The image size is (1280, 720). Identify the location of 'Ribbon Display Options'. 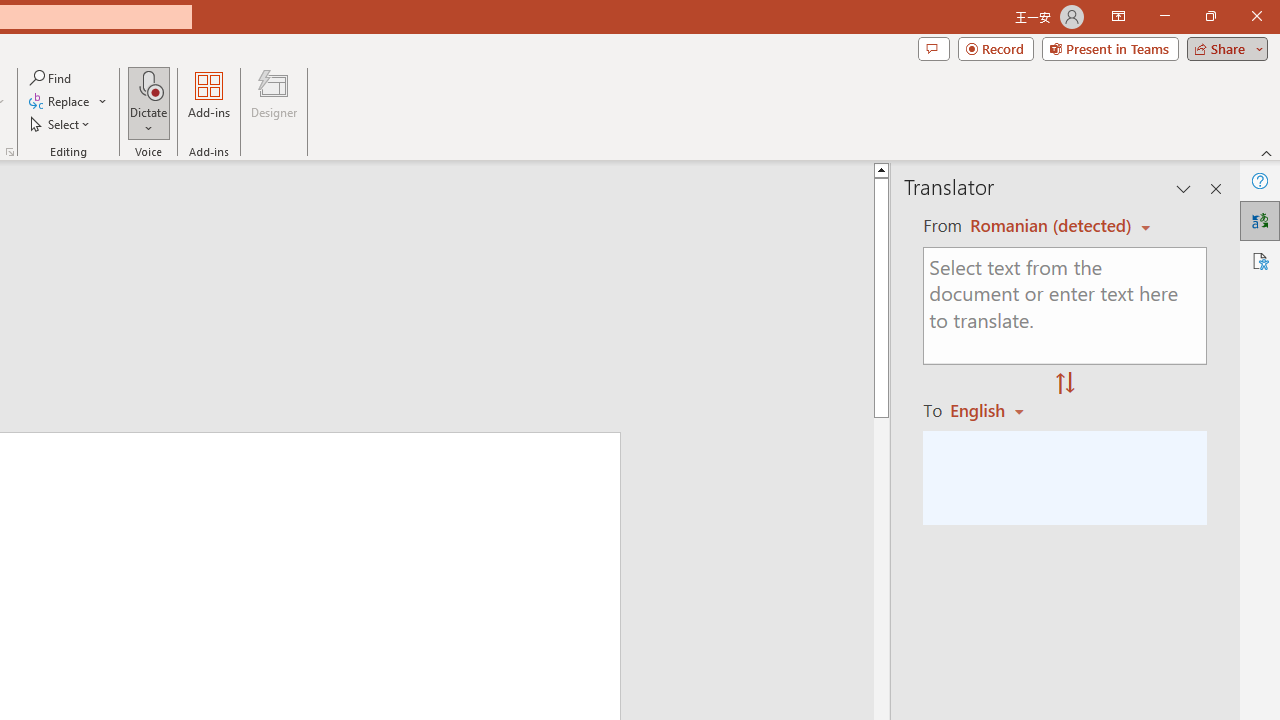
(1117, 16).